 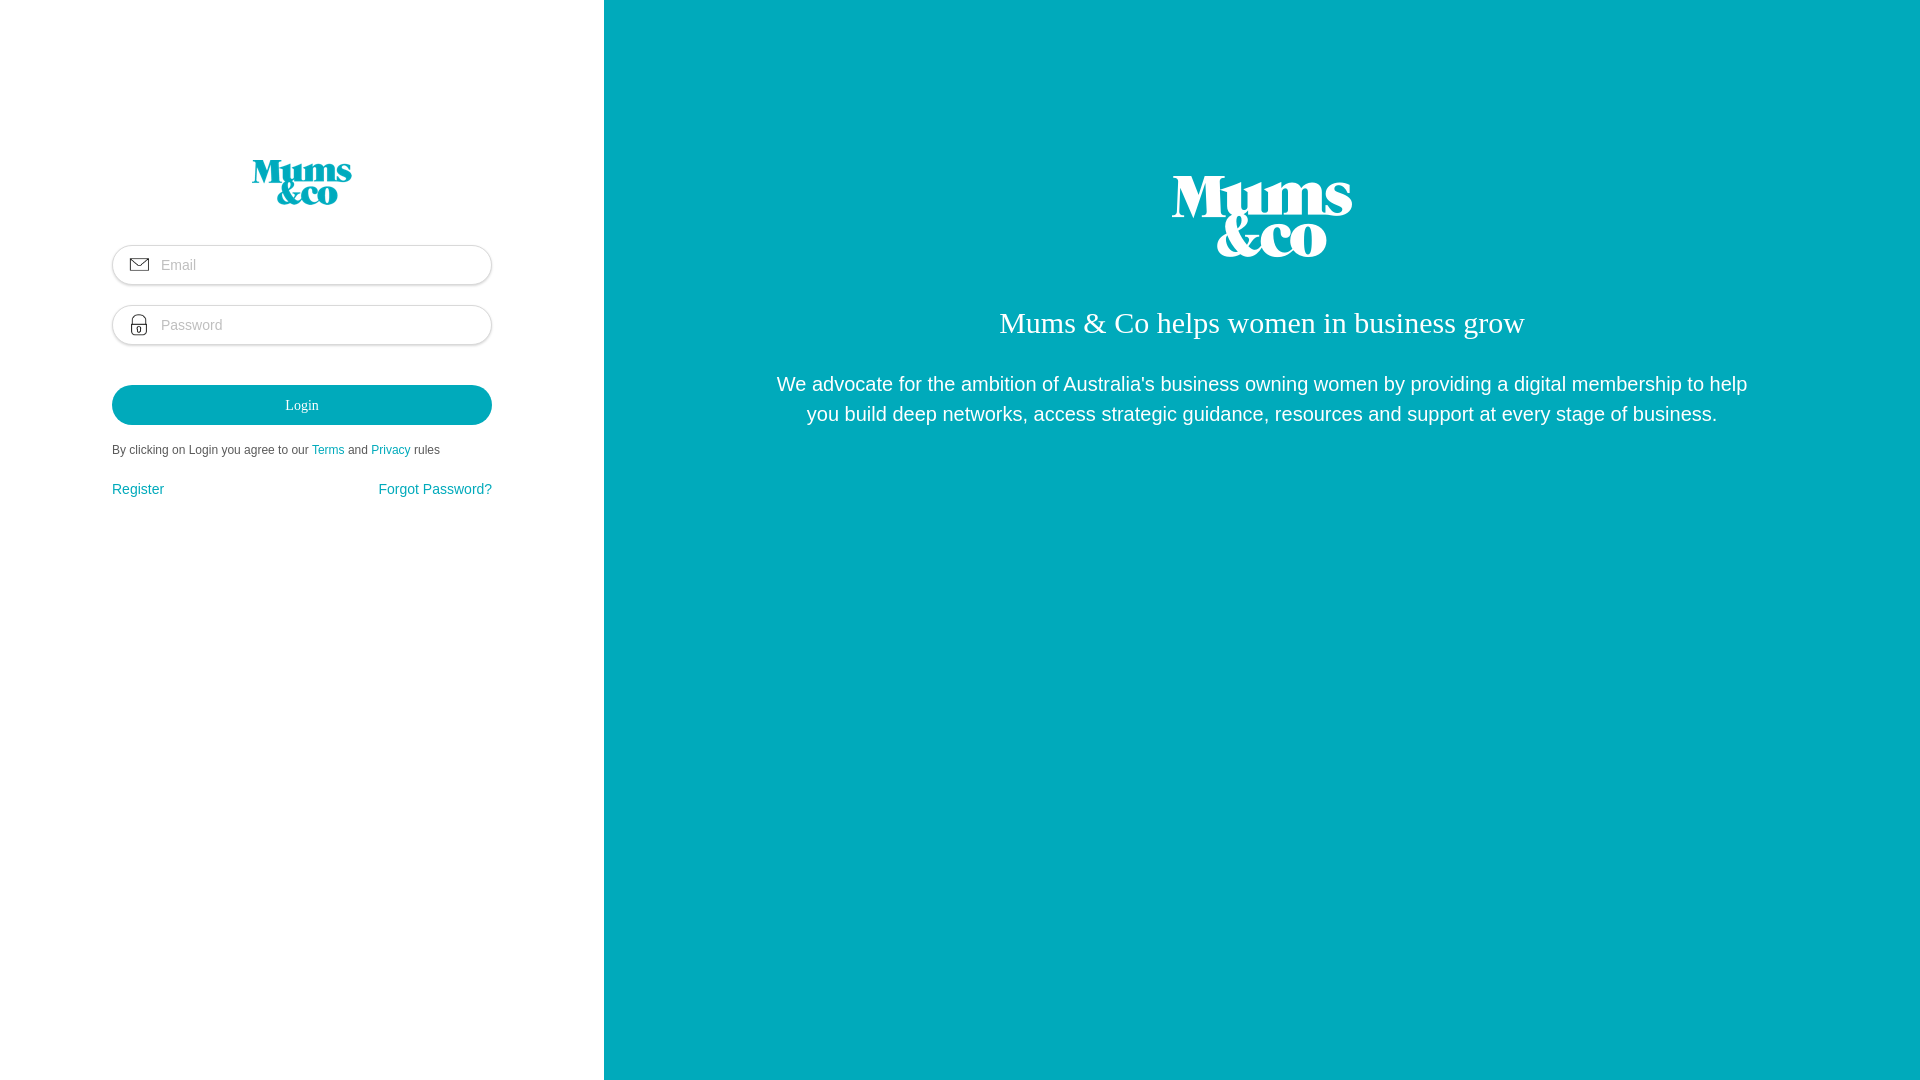 I want to click on 'Privacy', so click(x=370, y=450).